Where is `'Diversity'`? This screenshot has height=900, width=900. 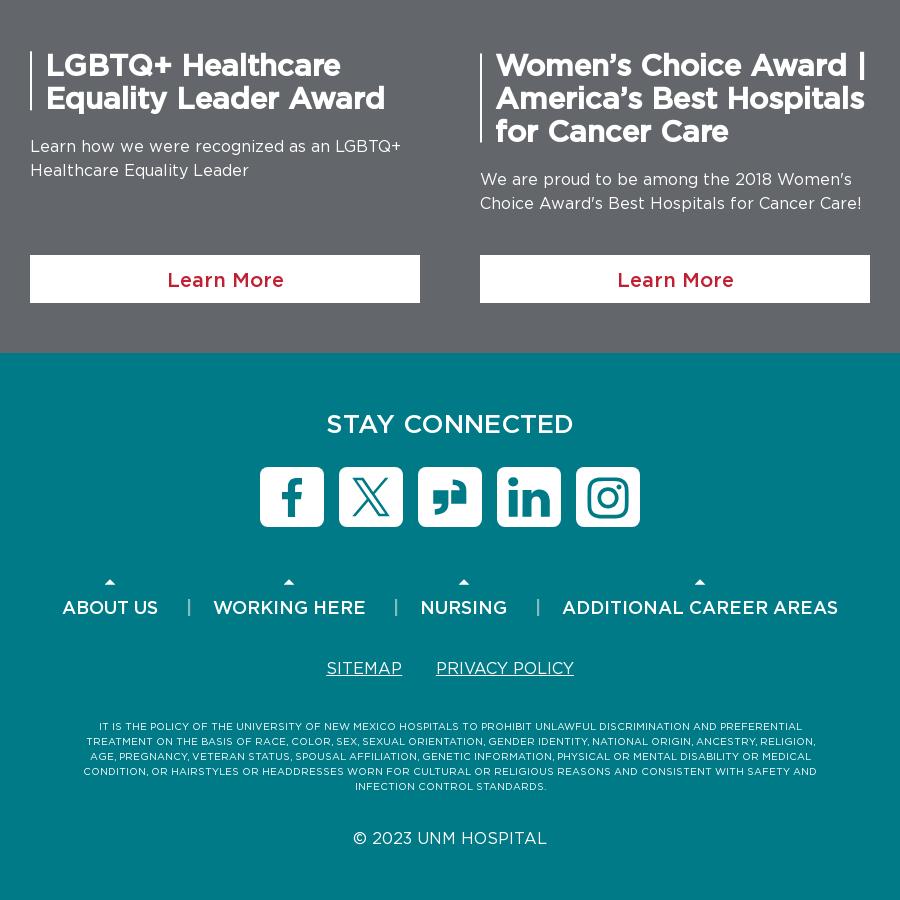 'Diversity' is located at coordinates (251, 371).